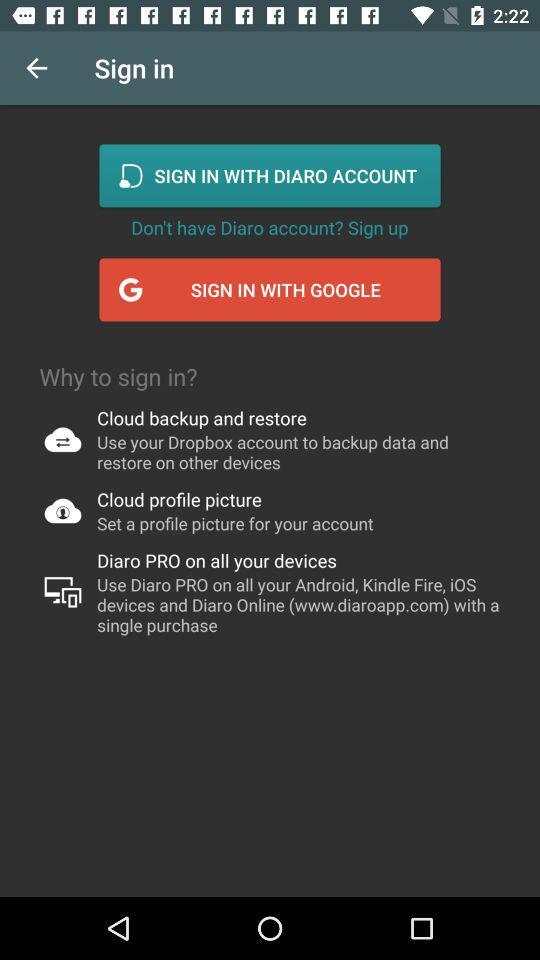 The image size is (540, 960). Describe the element at coordinates (36, 68) in the screenshot. I see `icon next to the sign in app` at that location.